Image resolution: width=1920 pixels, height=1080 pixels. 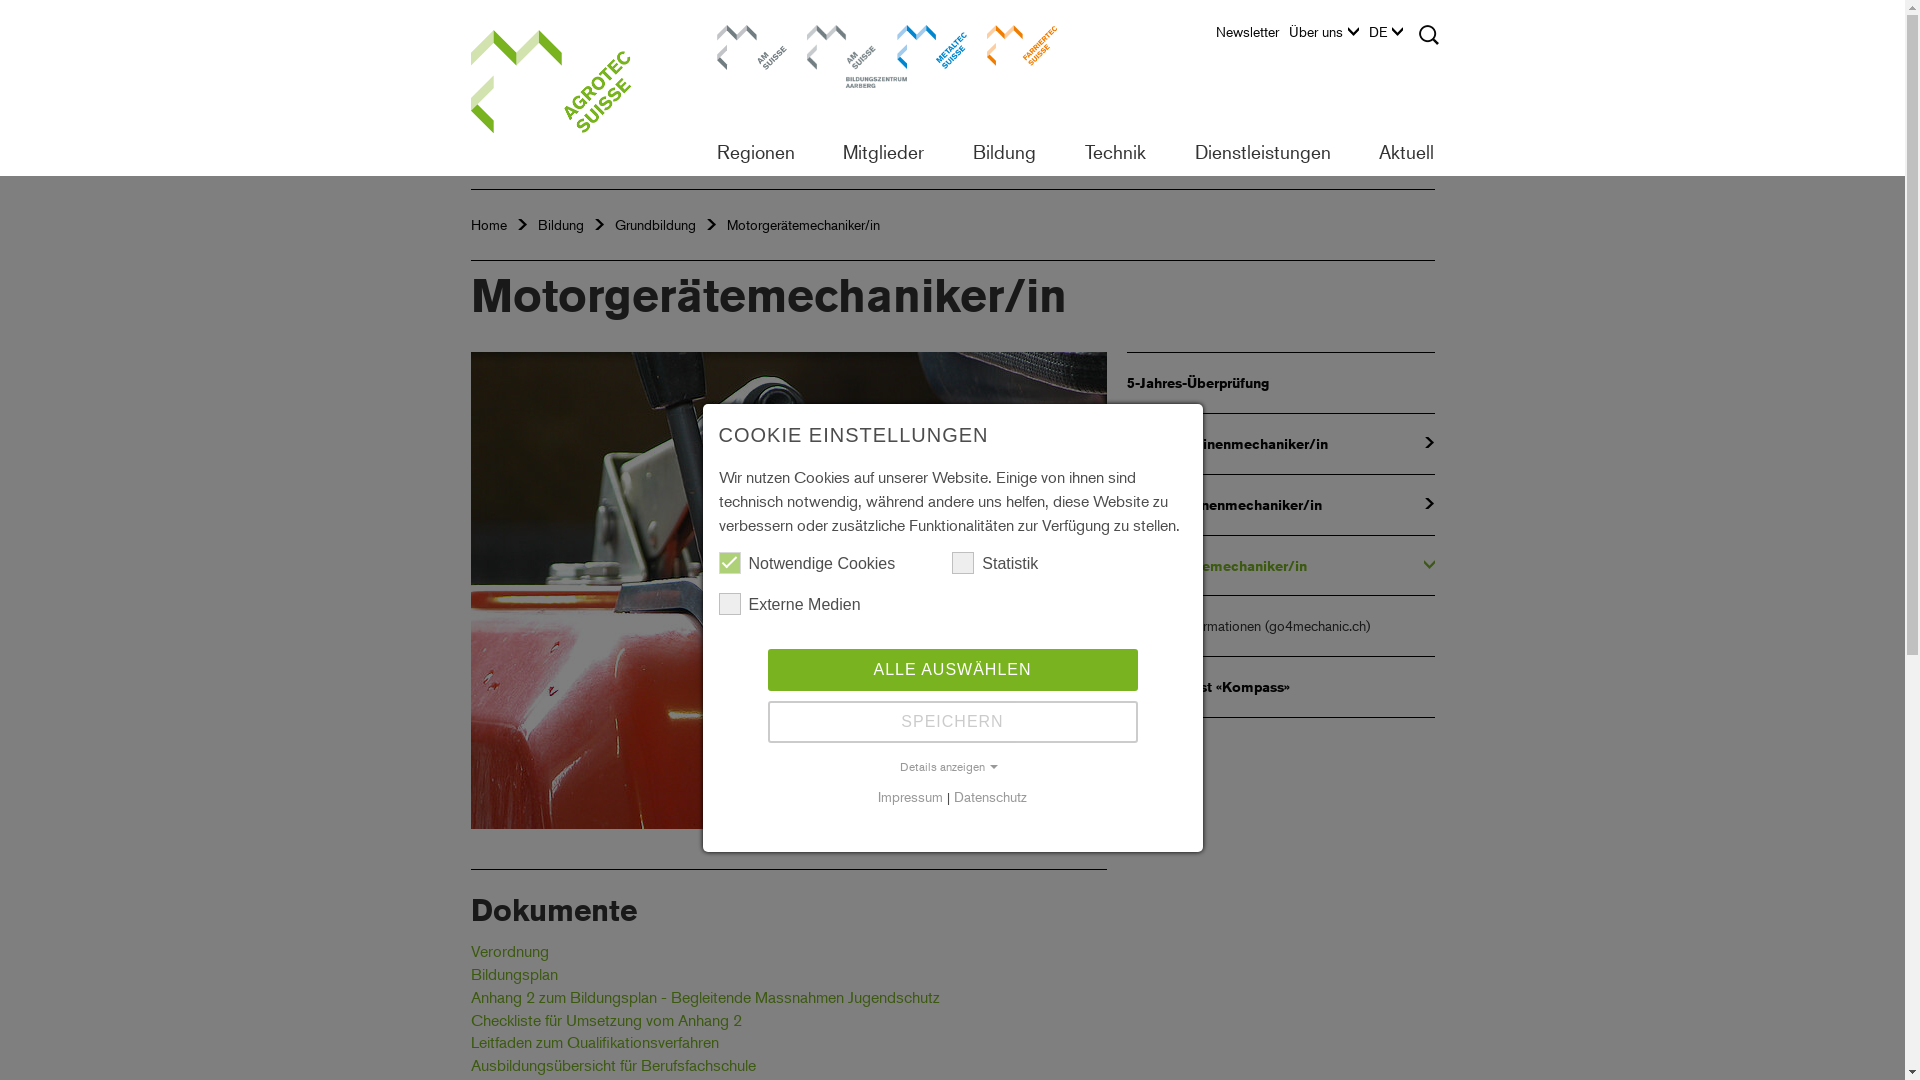 What do you see at coordinates (488, 224) in the screenshot?
I see `'Home'` at bounding box center [488, 224].